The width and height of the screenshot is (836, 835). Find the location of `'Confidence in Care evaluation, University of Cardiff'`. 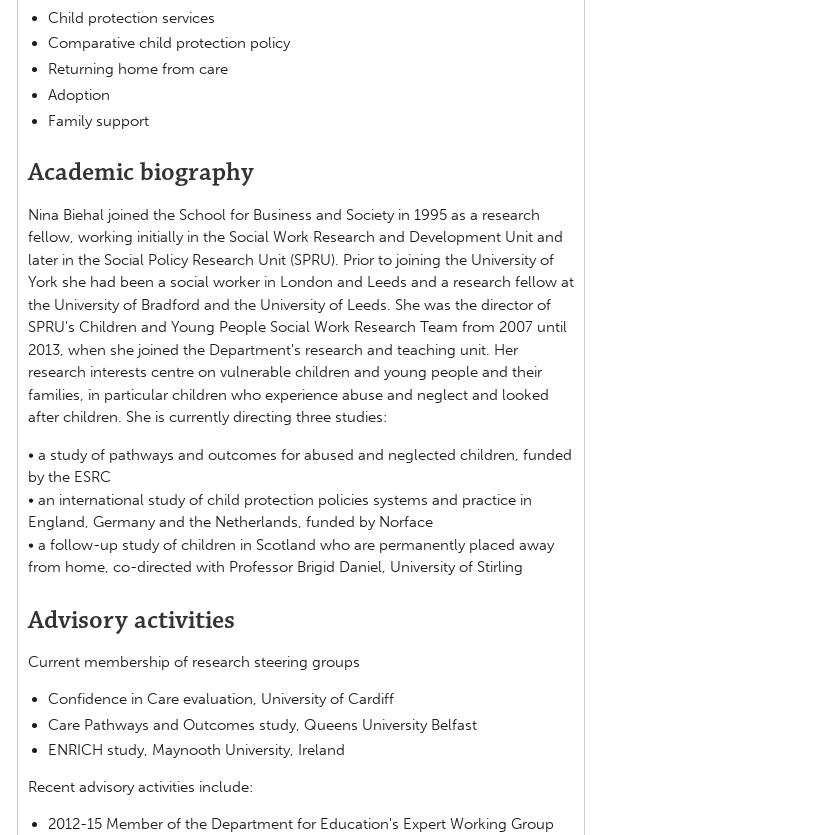

'Confidence in Care evaluation, University of Cardiff' is located at coordinates (46, 697).